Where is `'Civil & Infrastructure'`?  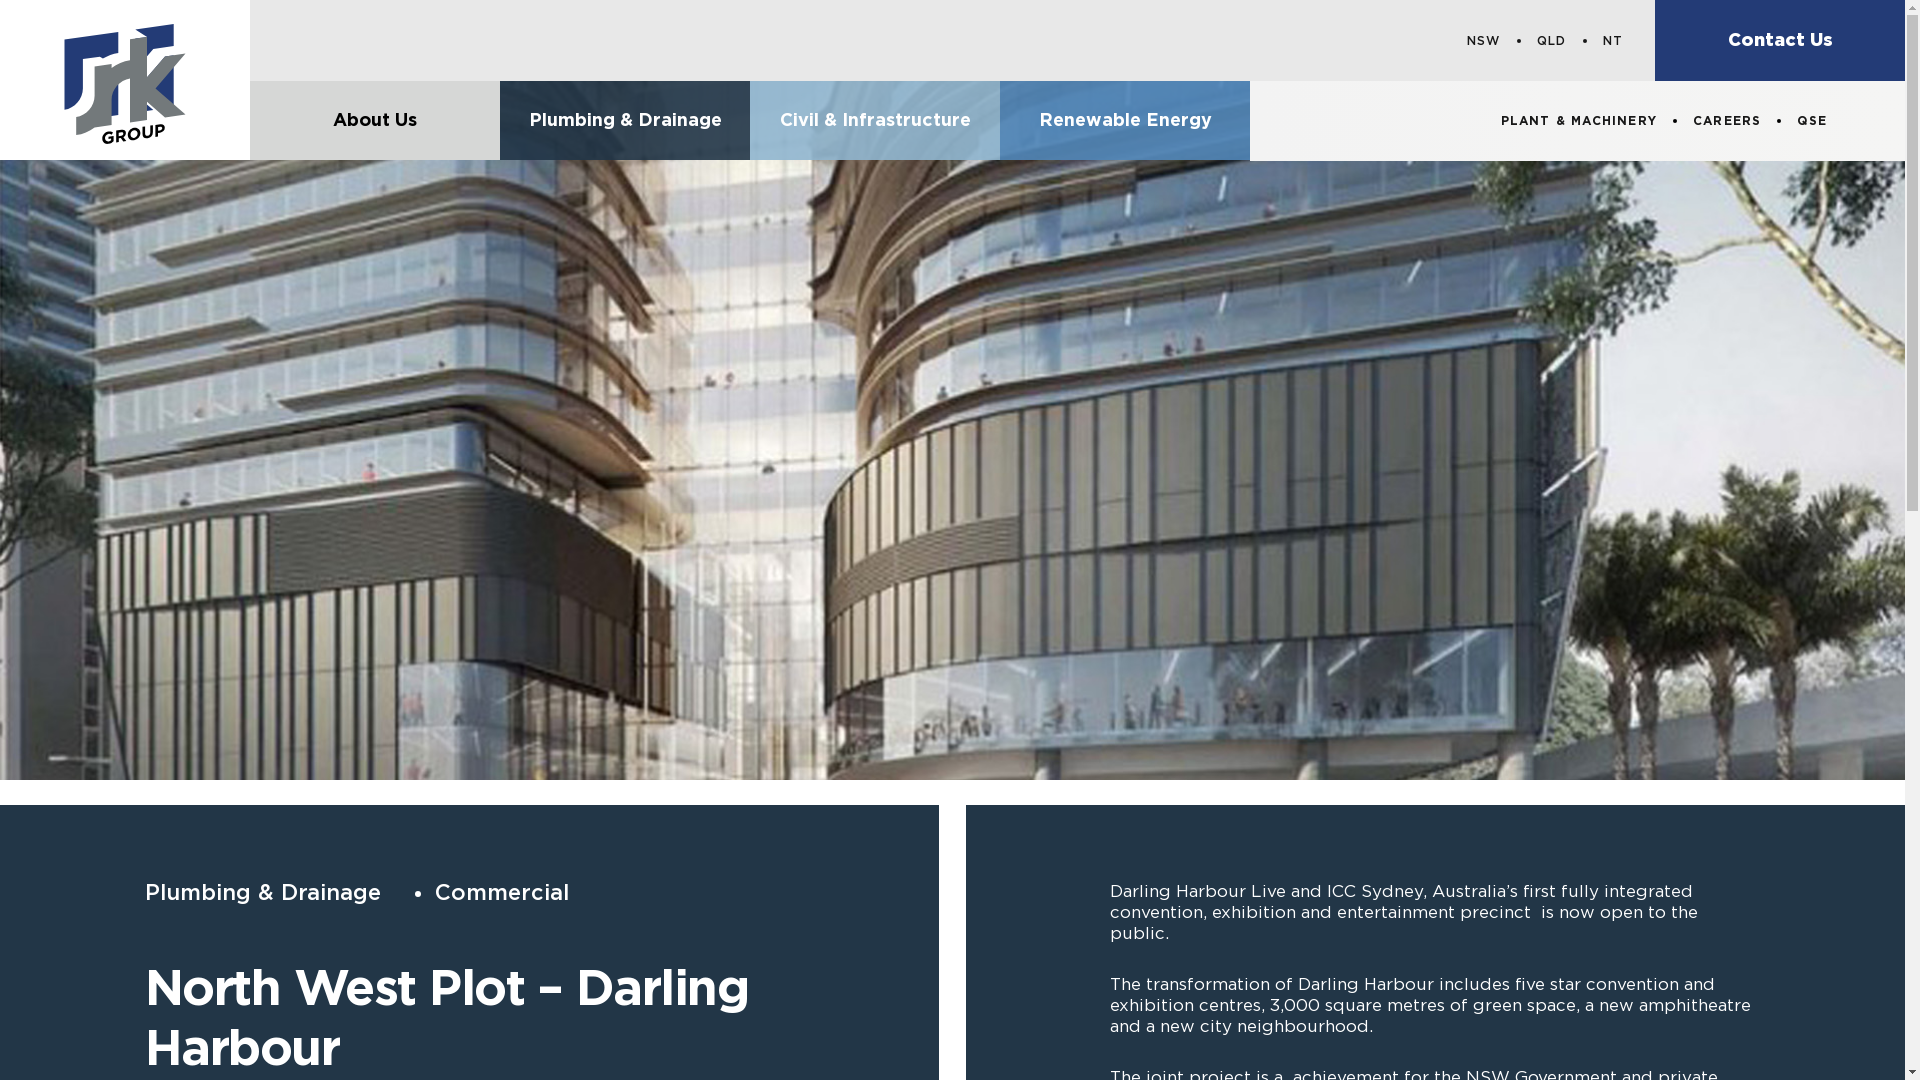
'Civil & Infrastructure' is located at coordinates (748, 120).